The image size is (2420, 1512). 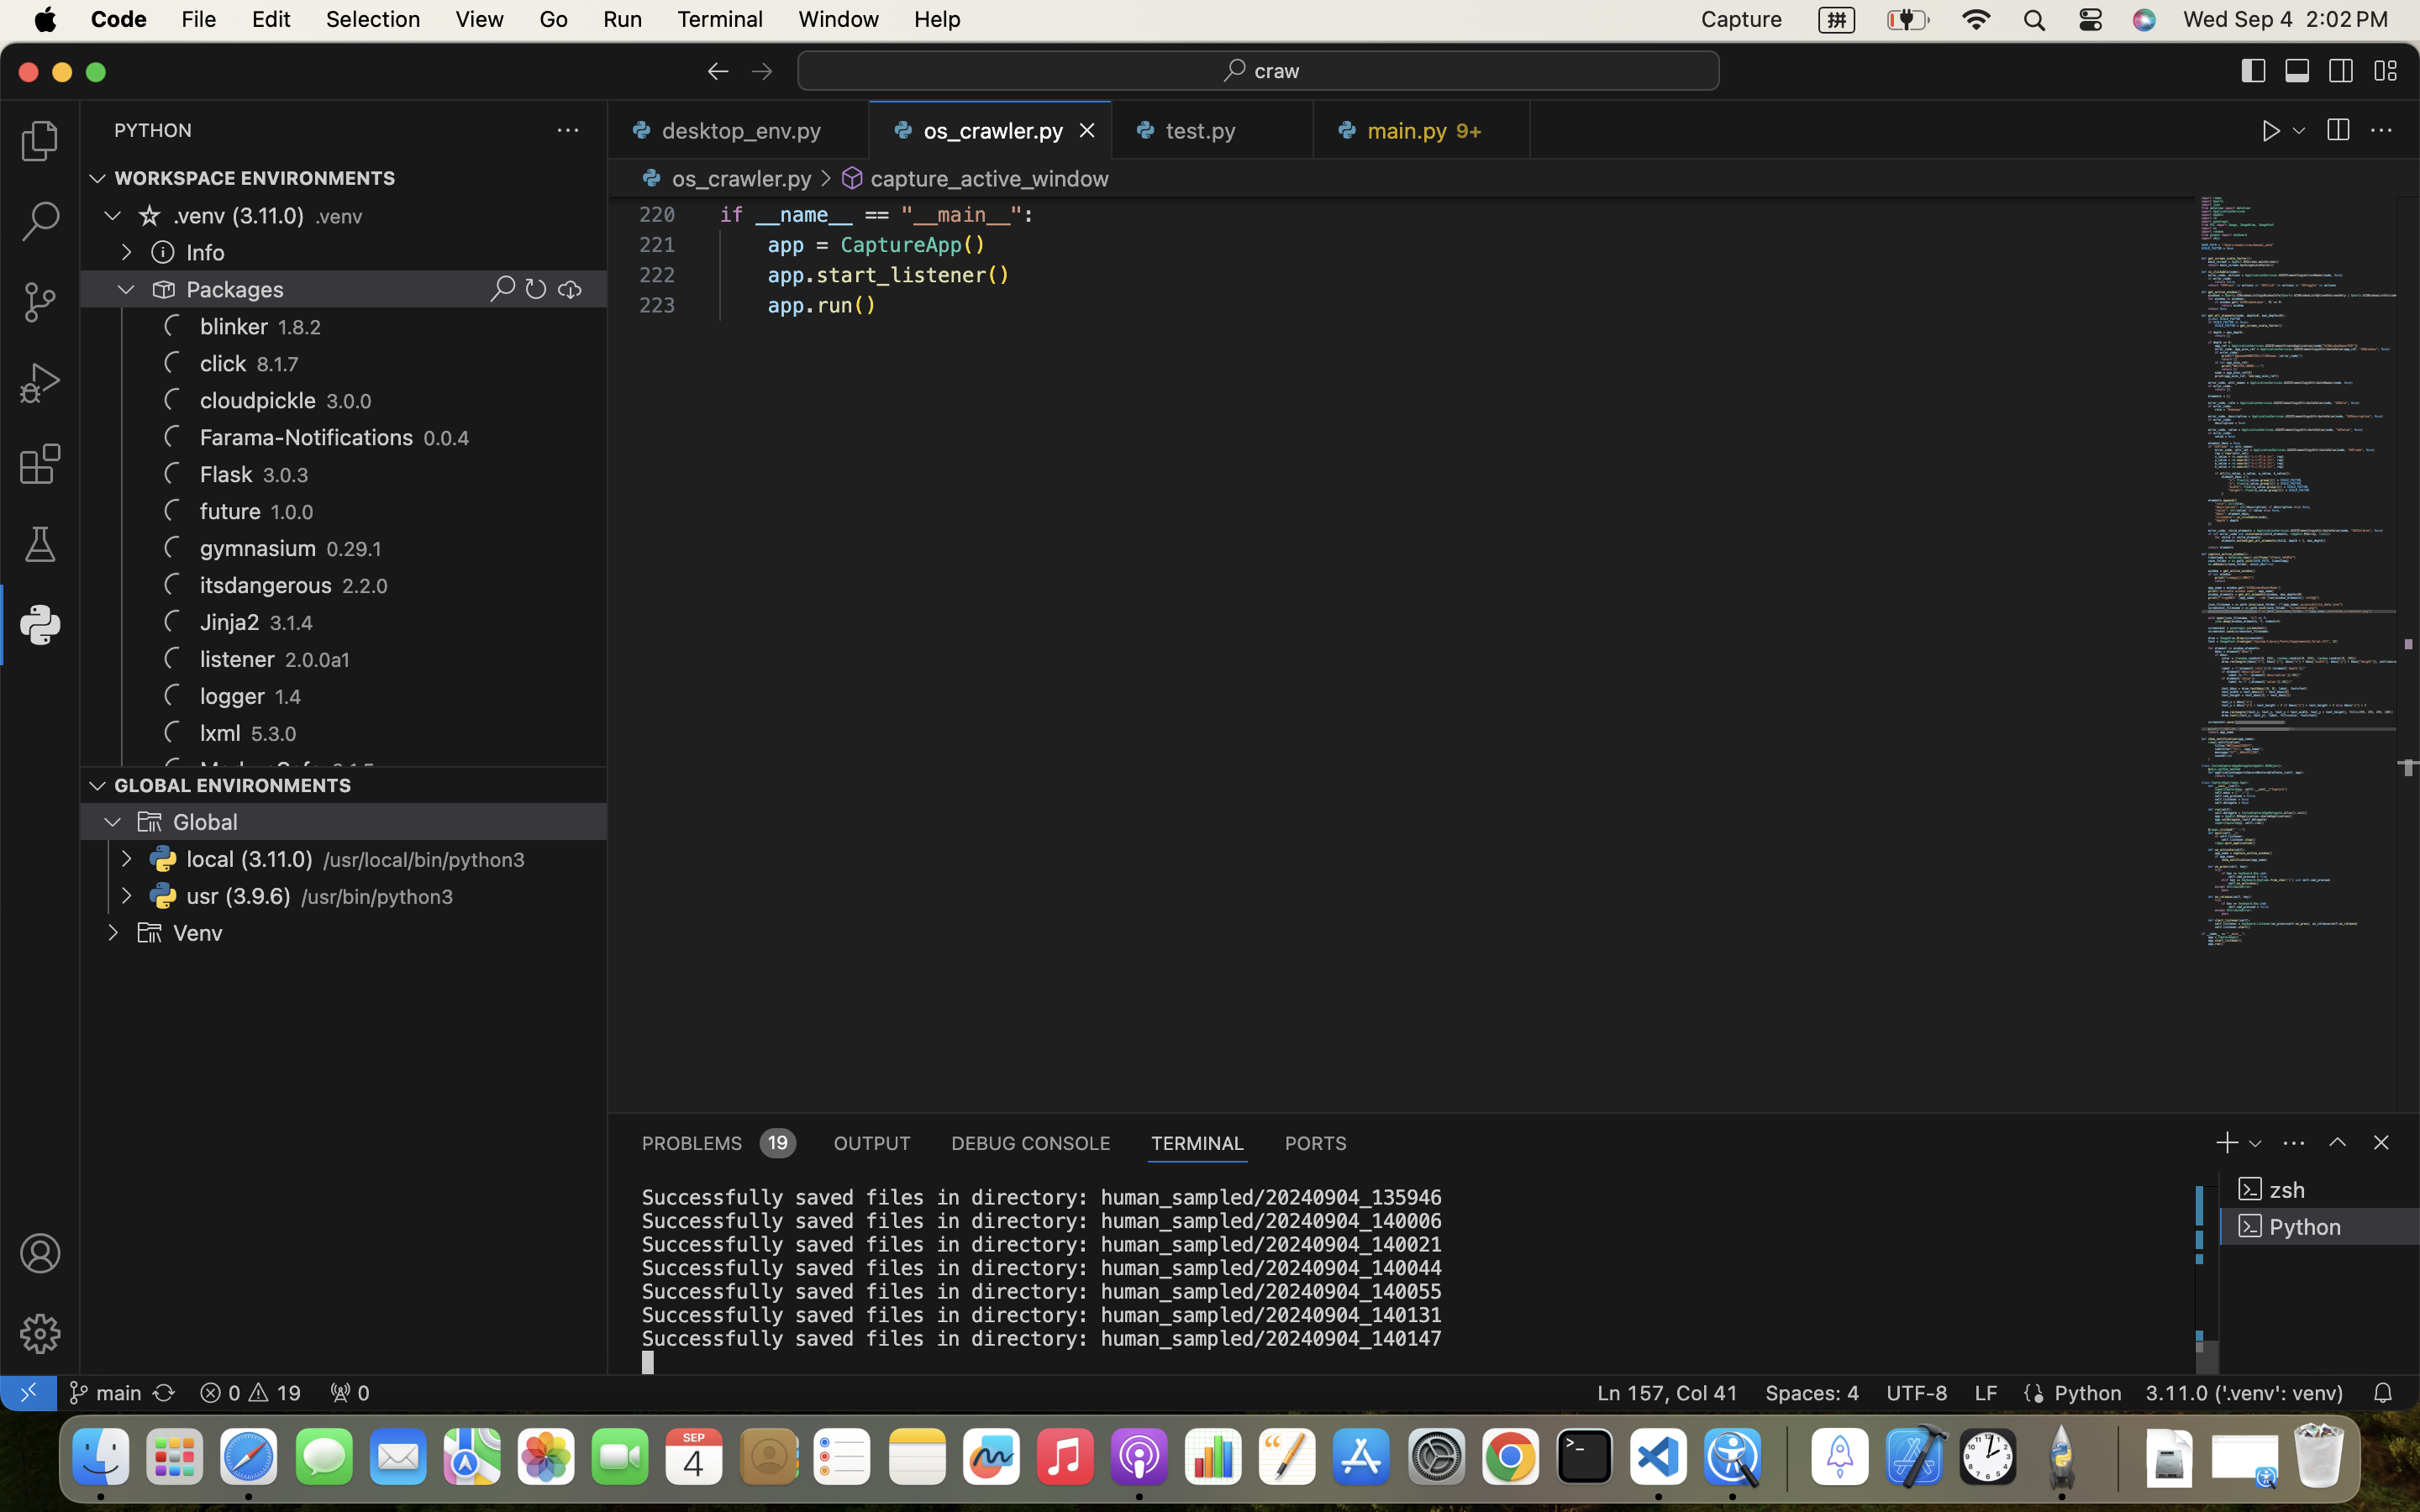 What do you see at coordinates (39, 221) in the screenshot?
I see `''` at bounding box center [39, 221].